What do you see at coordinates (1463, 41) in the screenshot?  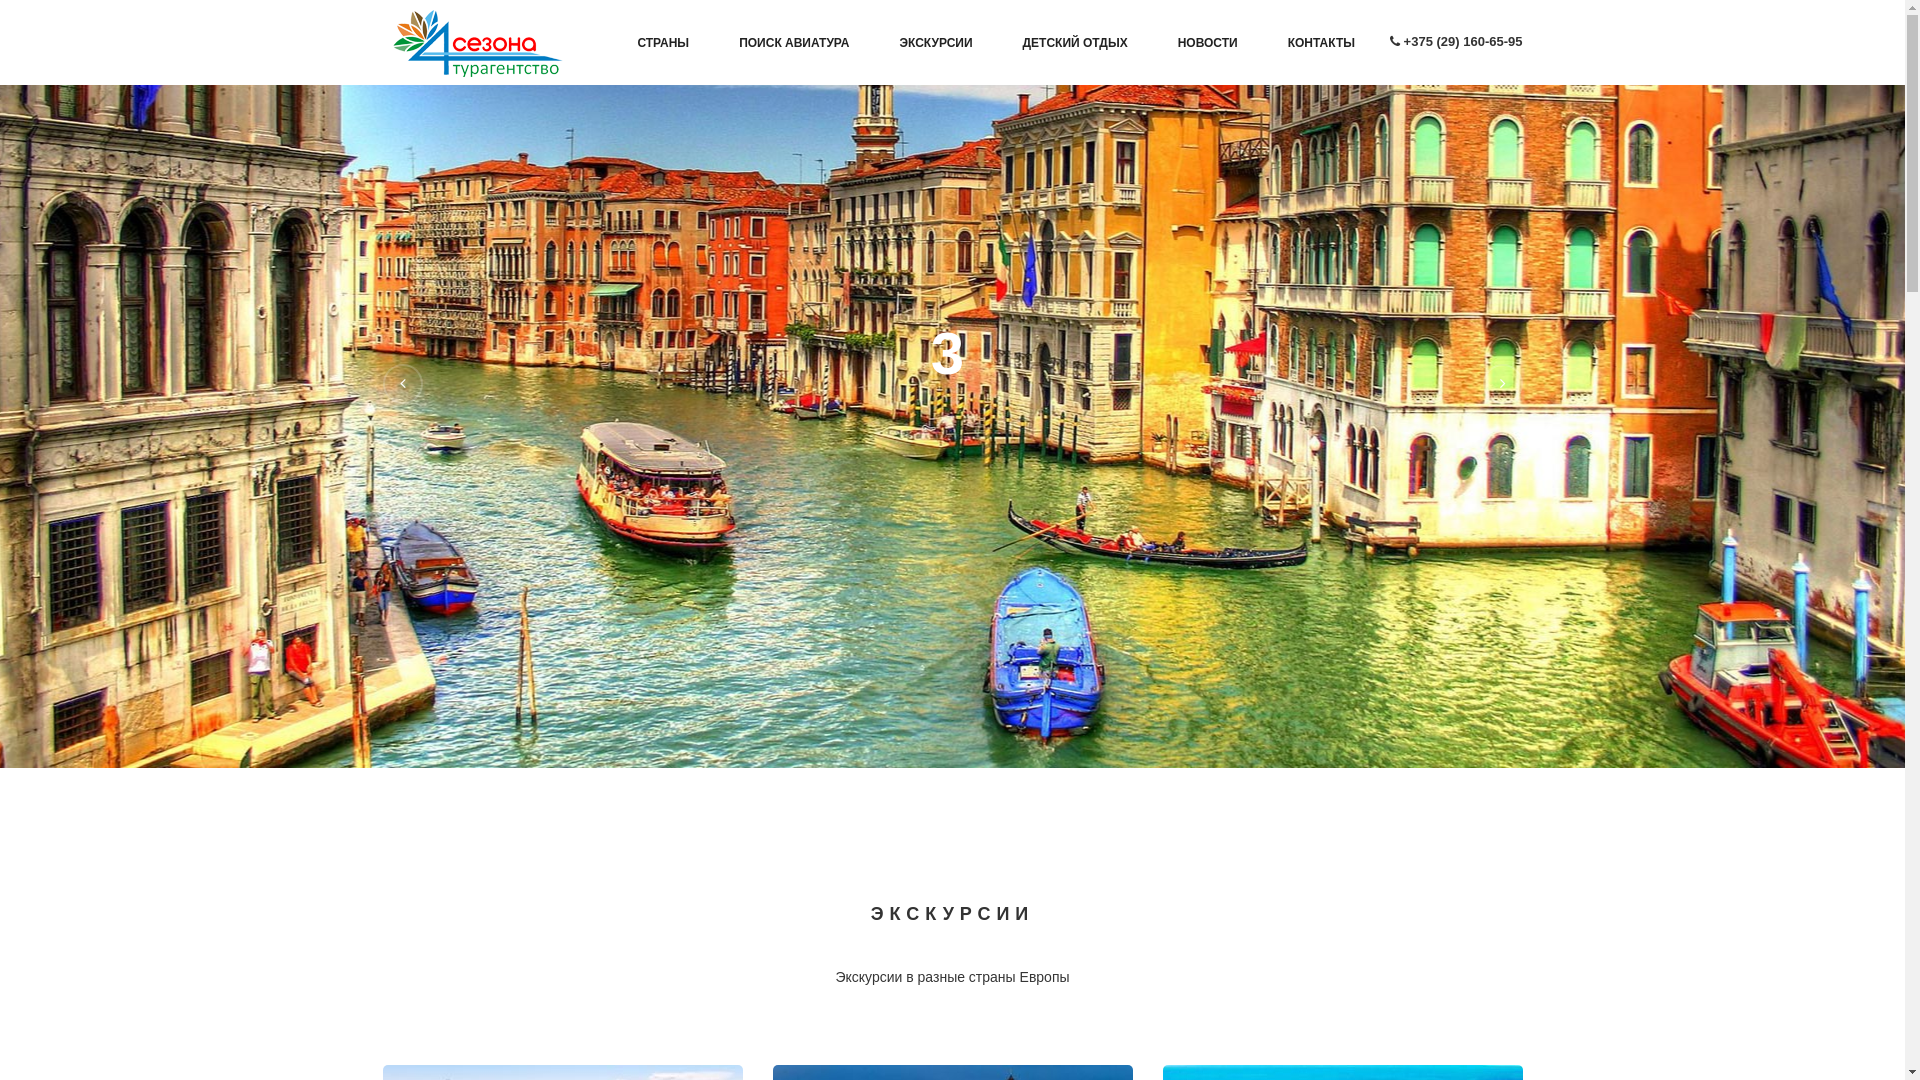 I see `'+375 (29) 160-65-95'` at bounding box center [1463, 41].